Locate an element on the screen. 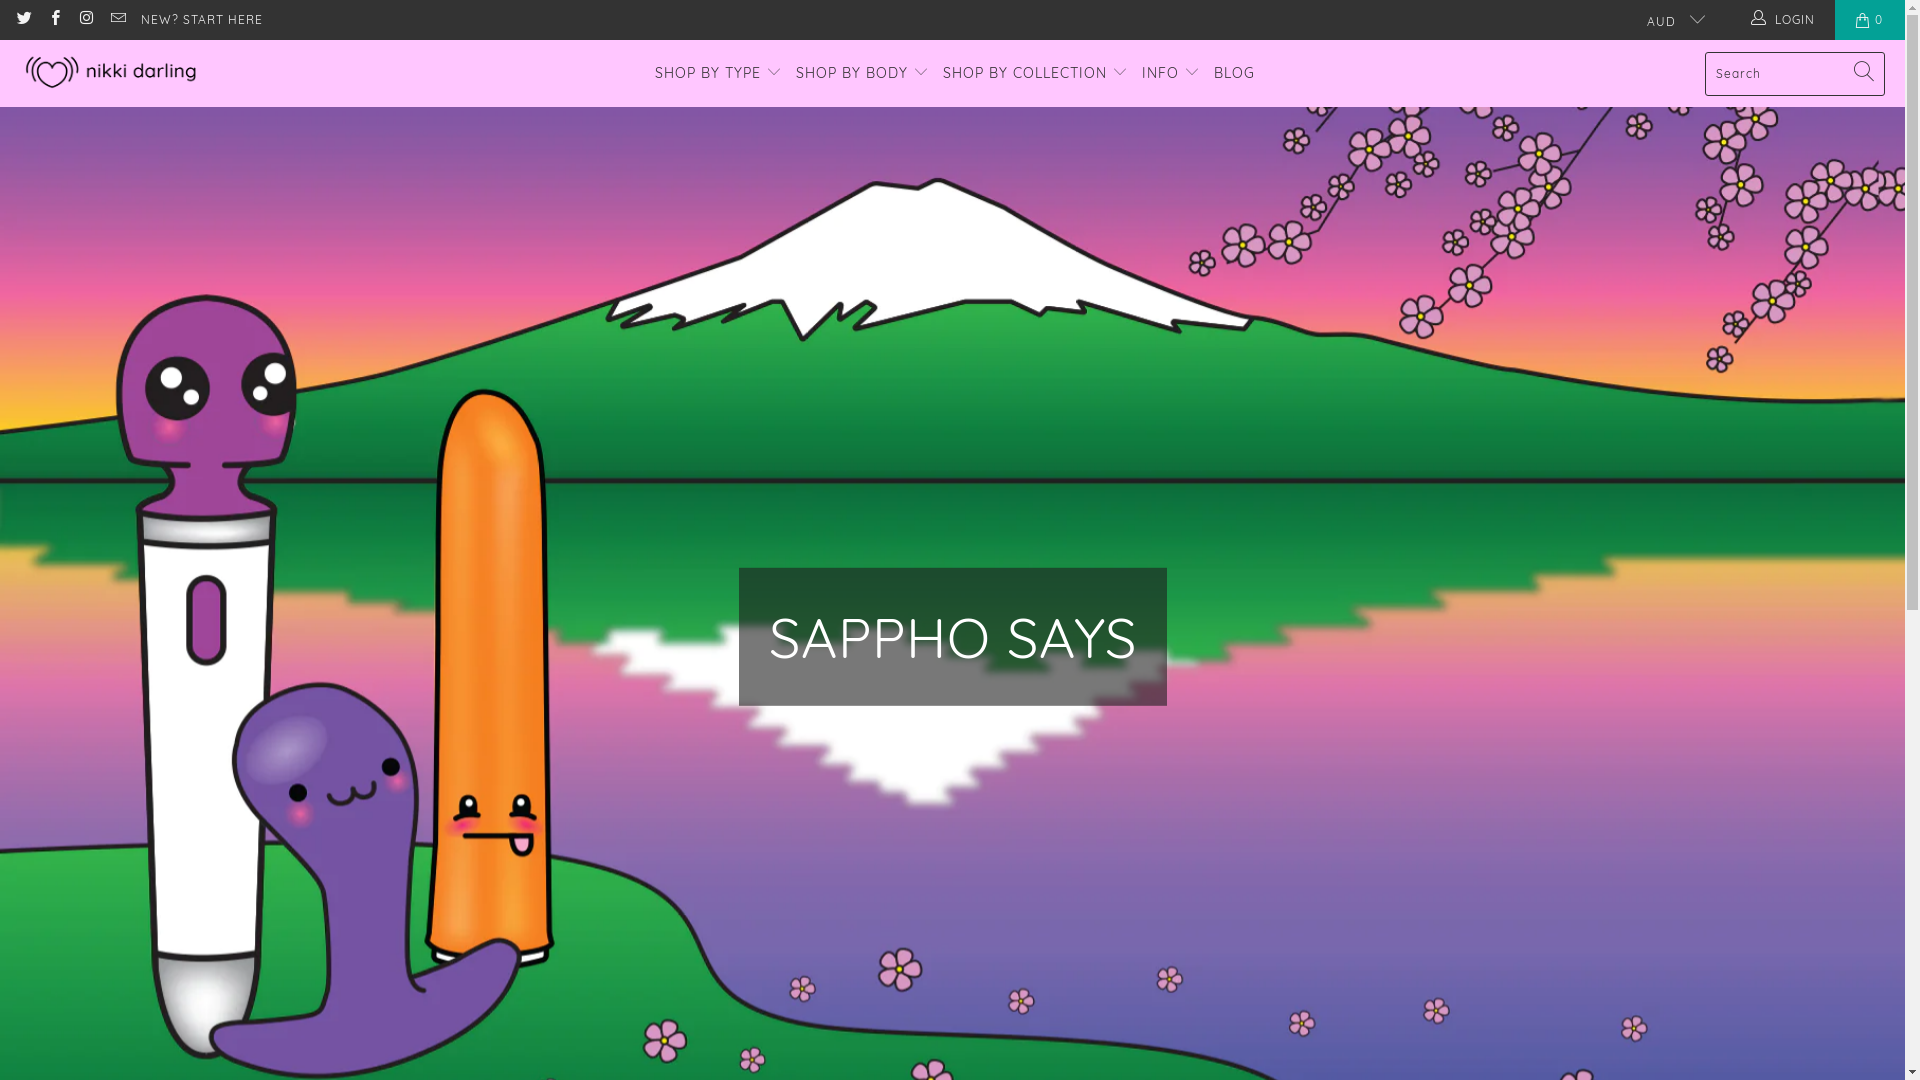 Image resolution: width=1920 pixels, height=1080 pixels. 'SHOP BY TYPE' is located at coordinates (718, 72).